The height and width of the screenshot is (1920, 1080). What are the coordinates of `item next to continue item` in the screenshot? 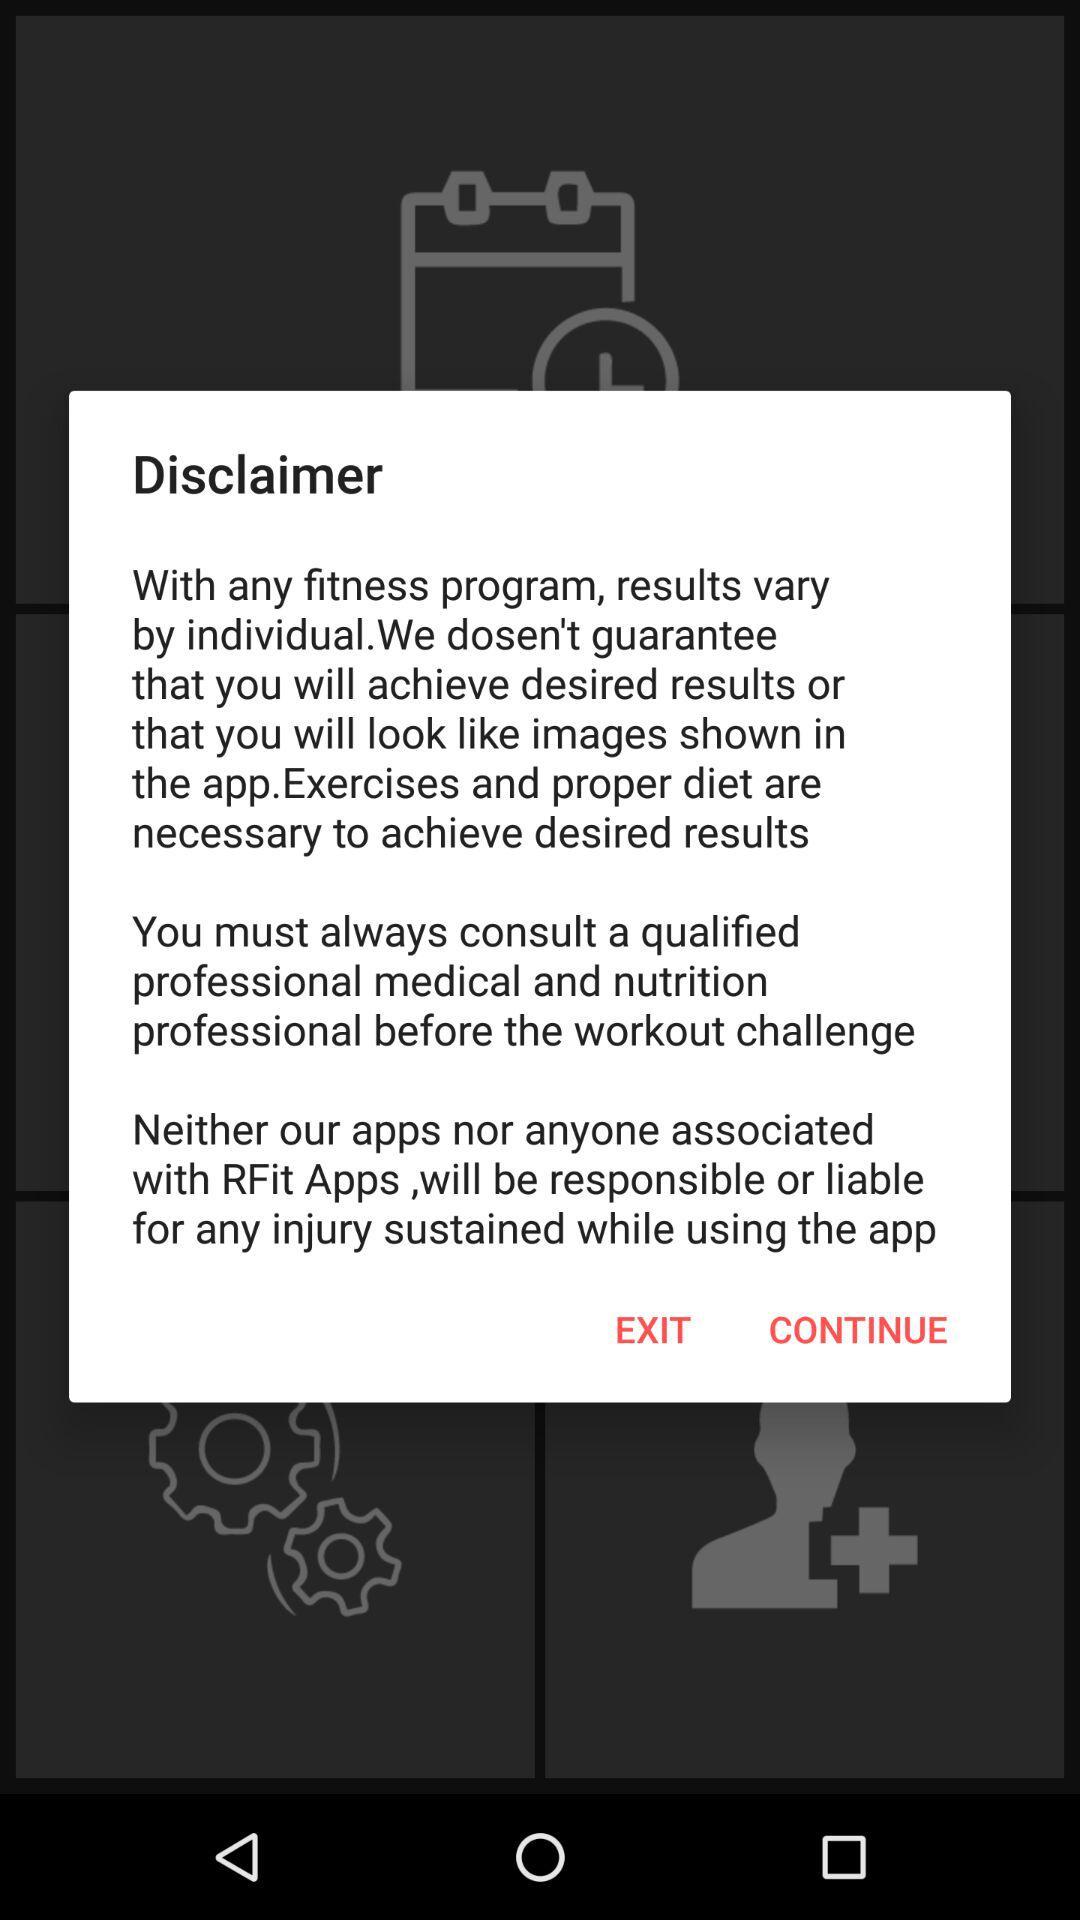 It's located at (653, 1329).